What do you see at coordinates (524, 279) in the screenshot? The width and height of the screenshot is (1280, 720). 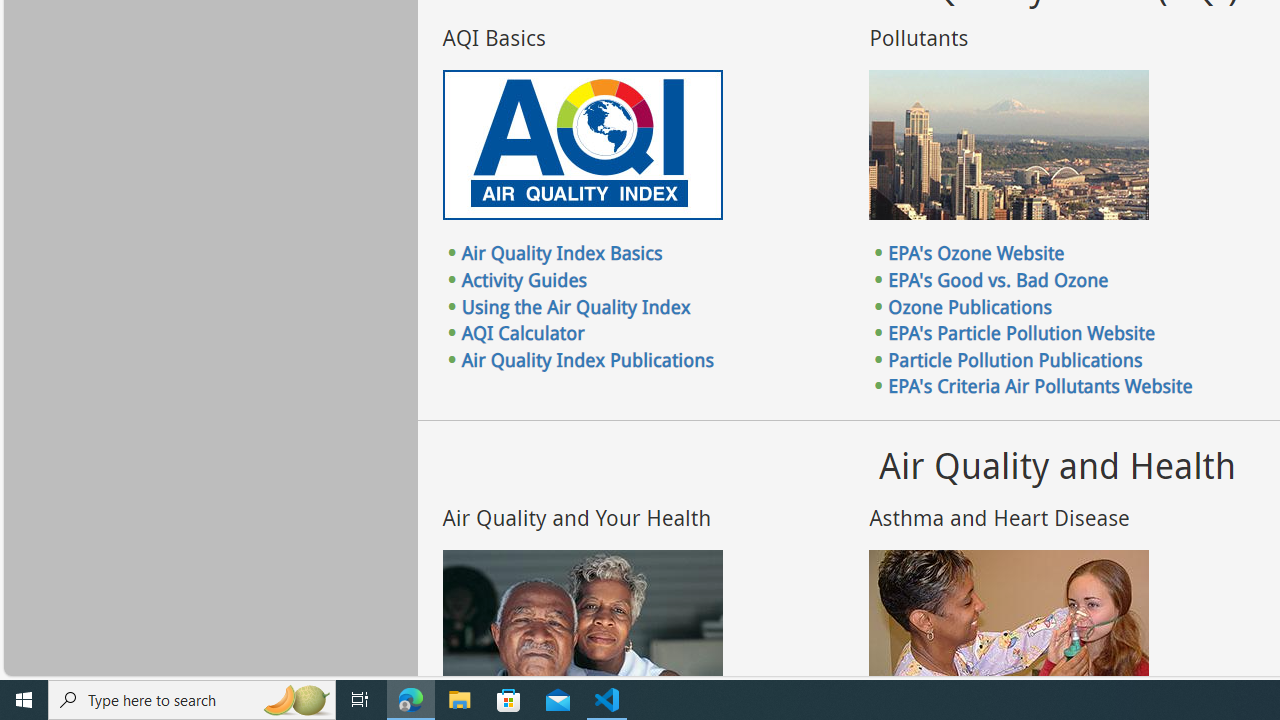 I see `'Activity Guides'` at bounding box center [524, 279].